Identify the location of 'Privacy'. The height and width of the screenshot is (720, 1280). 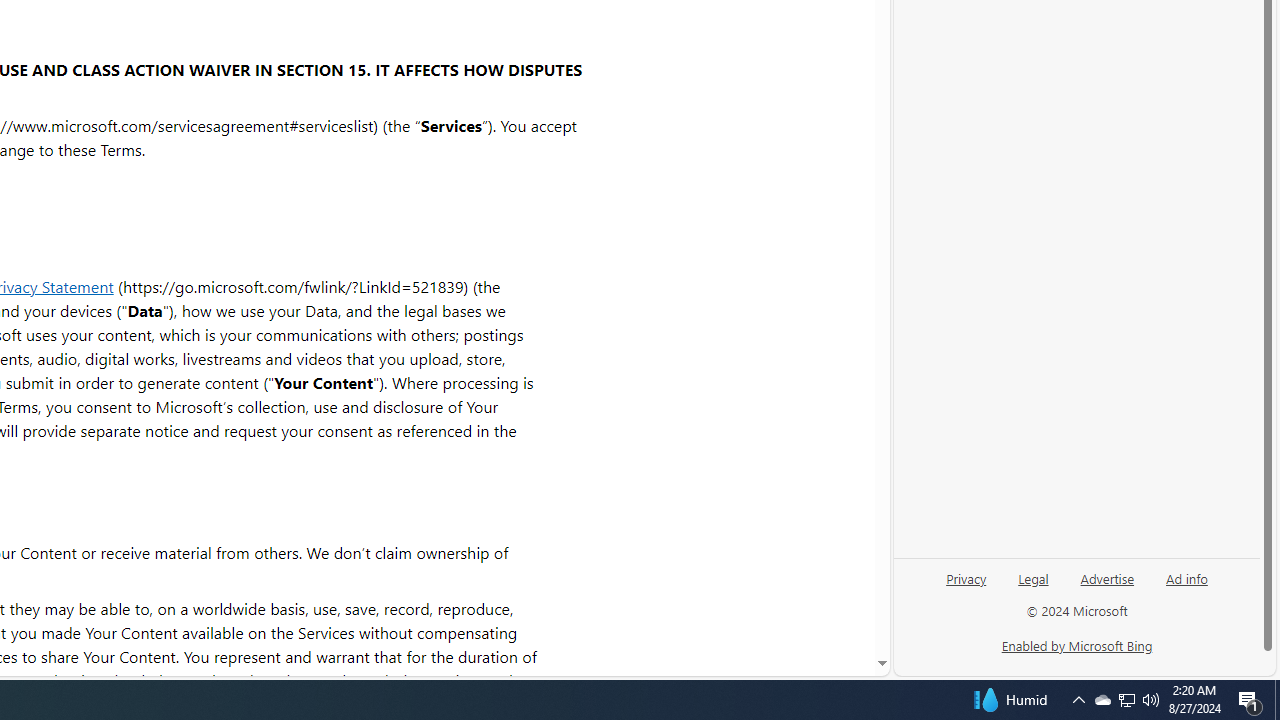
(967, 585).